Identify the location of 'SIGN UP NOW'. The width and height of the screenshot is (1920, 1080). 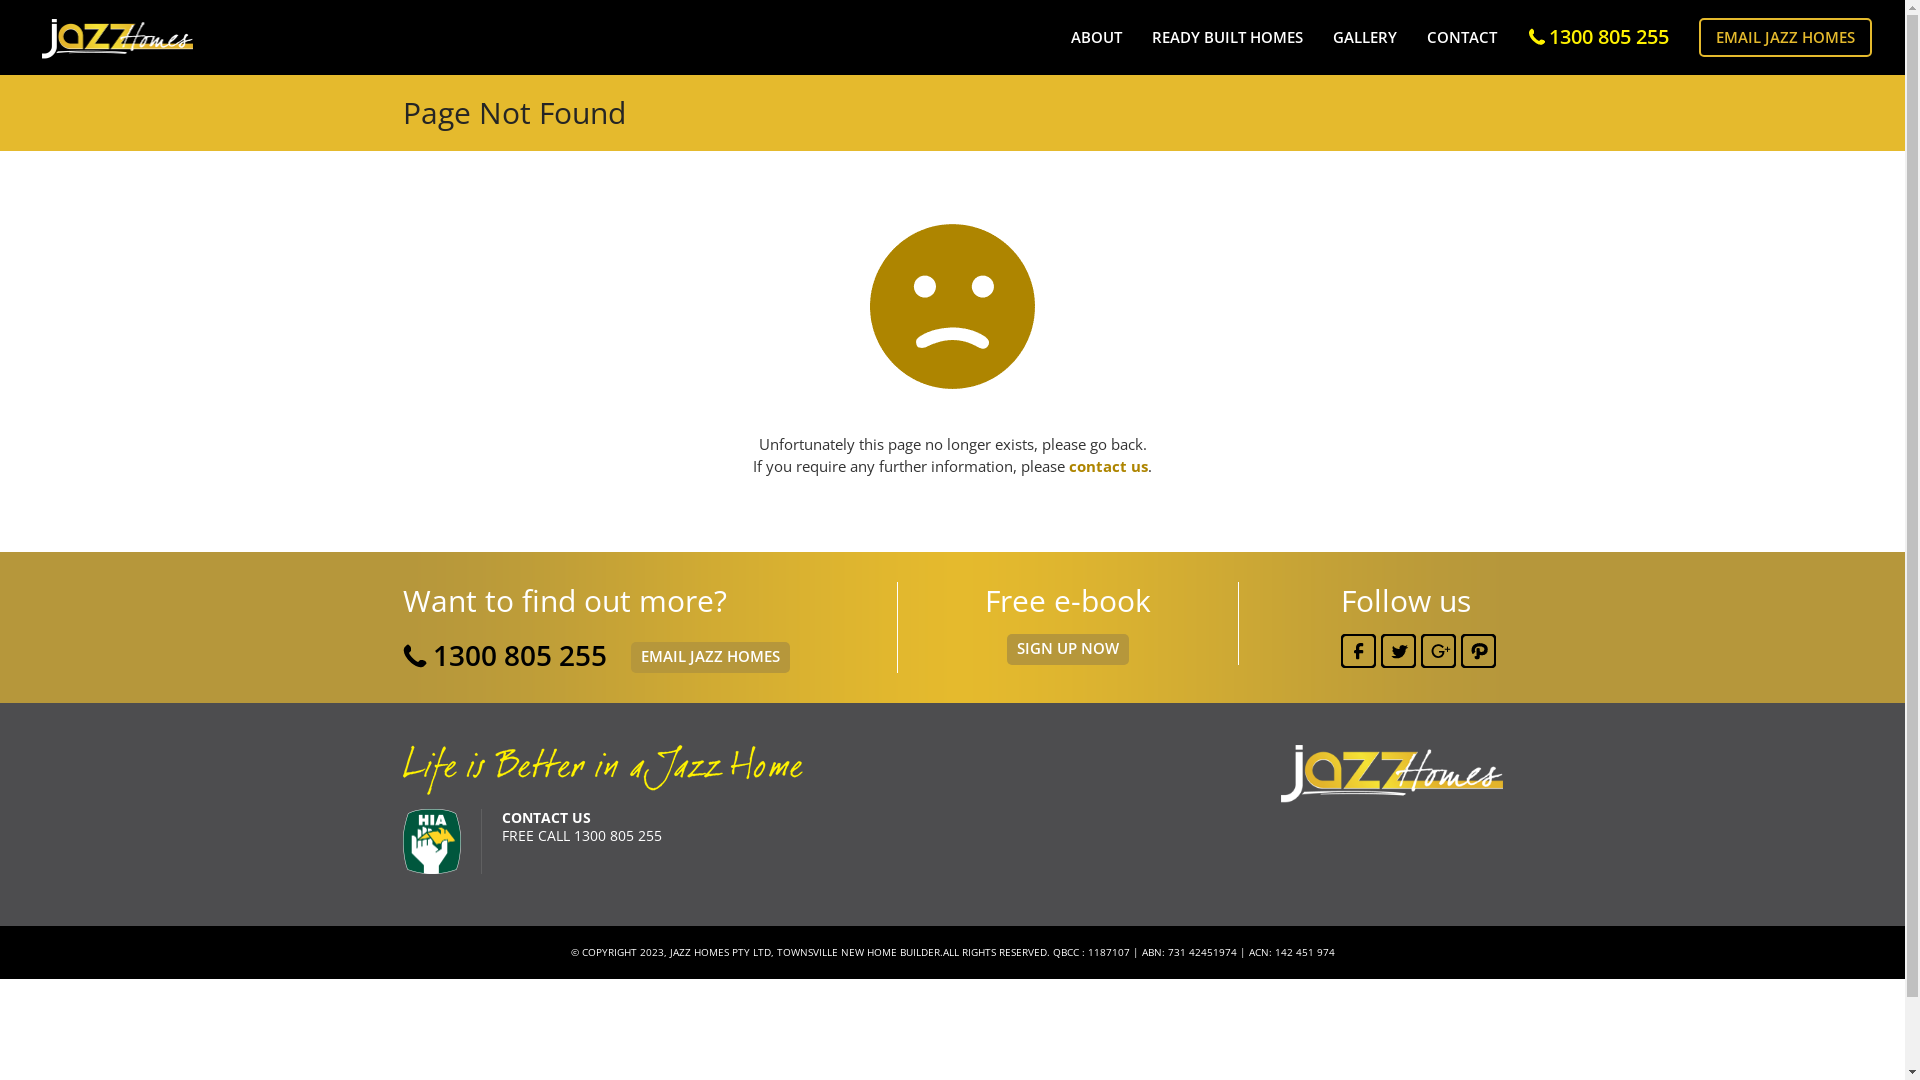
(1065, 649).